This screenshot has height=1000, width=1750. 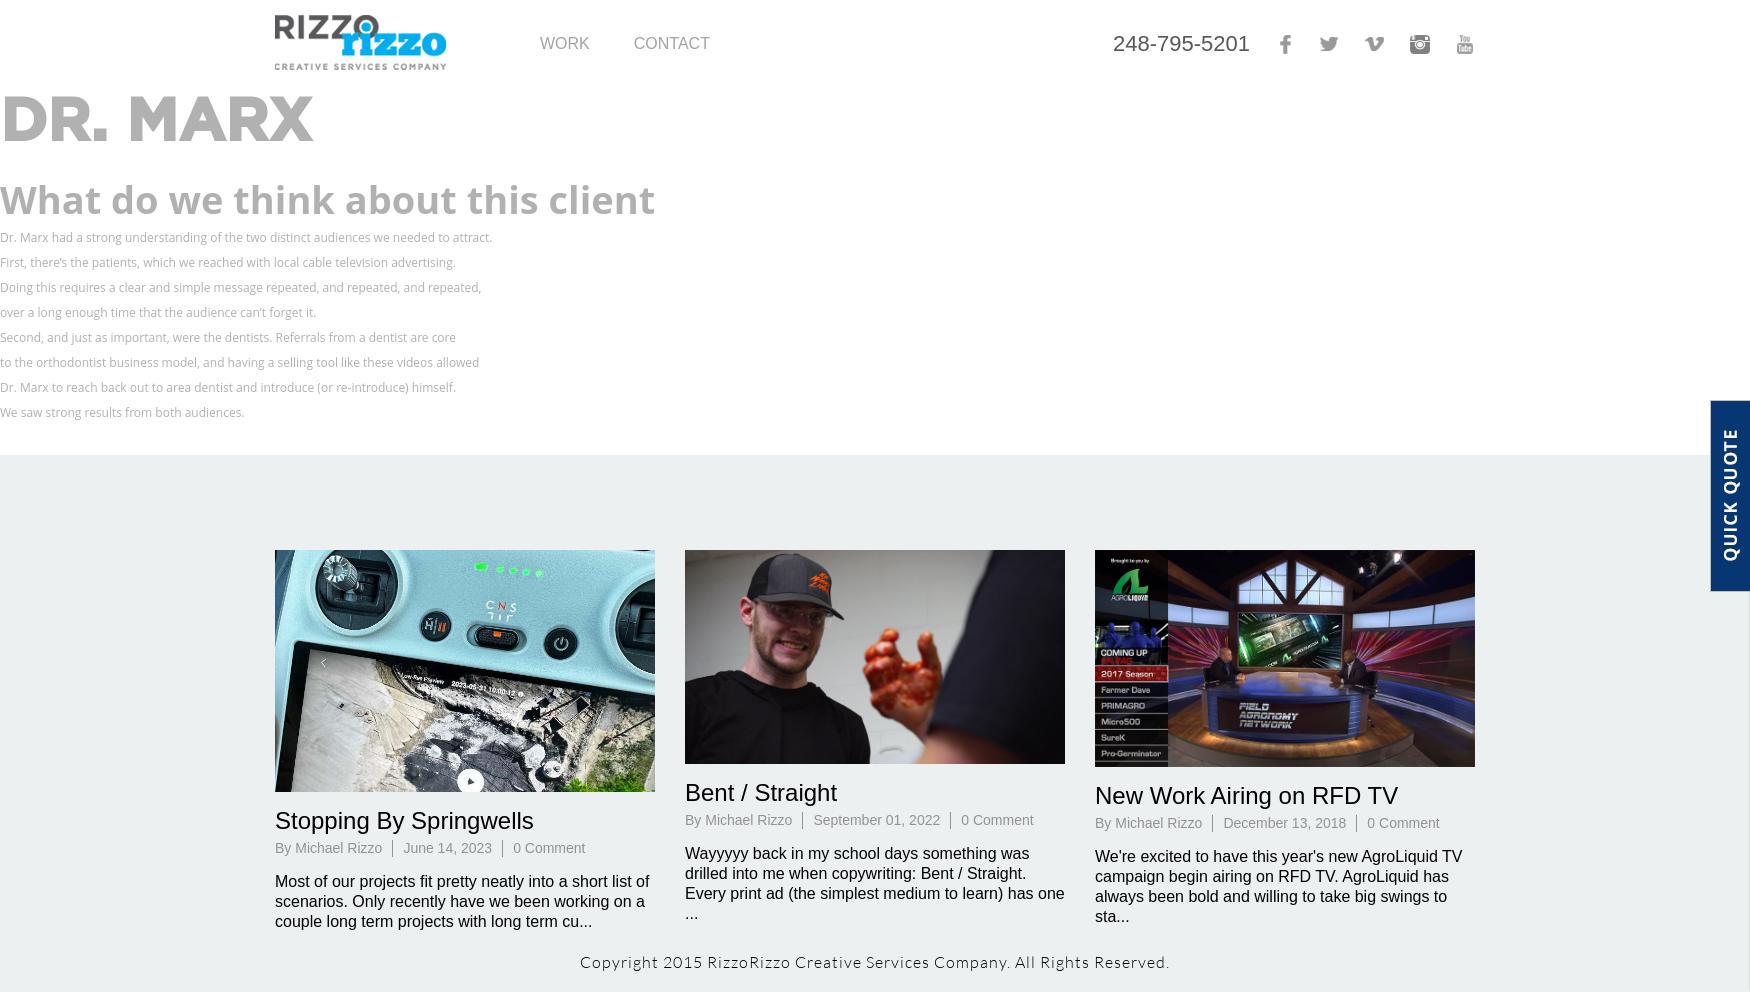 What do you see at coordinates (0, 122) in the screenshot?
I see `'Dr. Marx'` at bounding box center [0, 122].